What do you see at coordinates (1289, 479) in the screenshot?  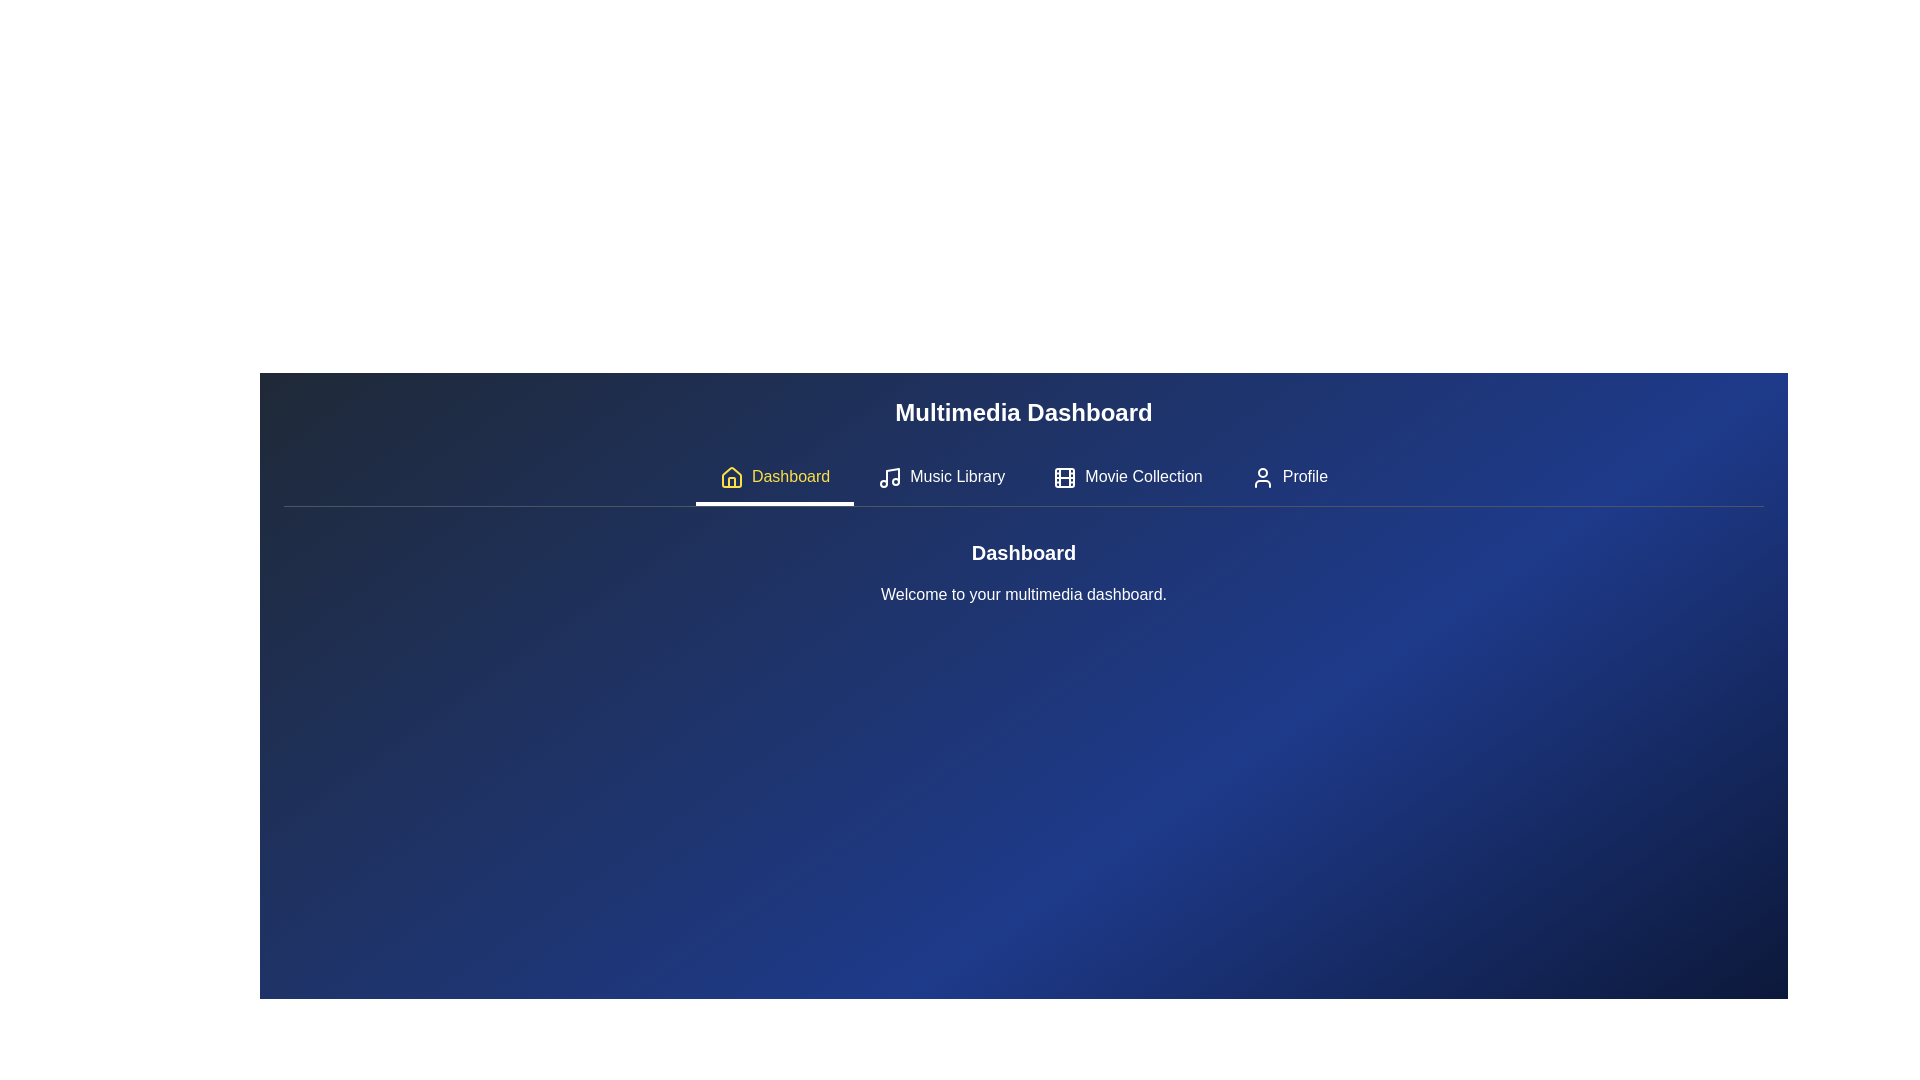 I see `the Profile tab by clicking on its button` at bounding box center [1289, 479].